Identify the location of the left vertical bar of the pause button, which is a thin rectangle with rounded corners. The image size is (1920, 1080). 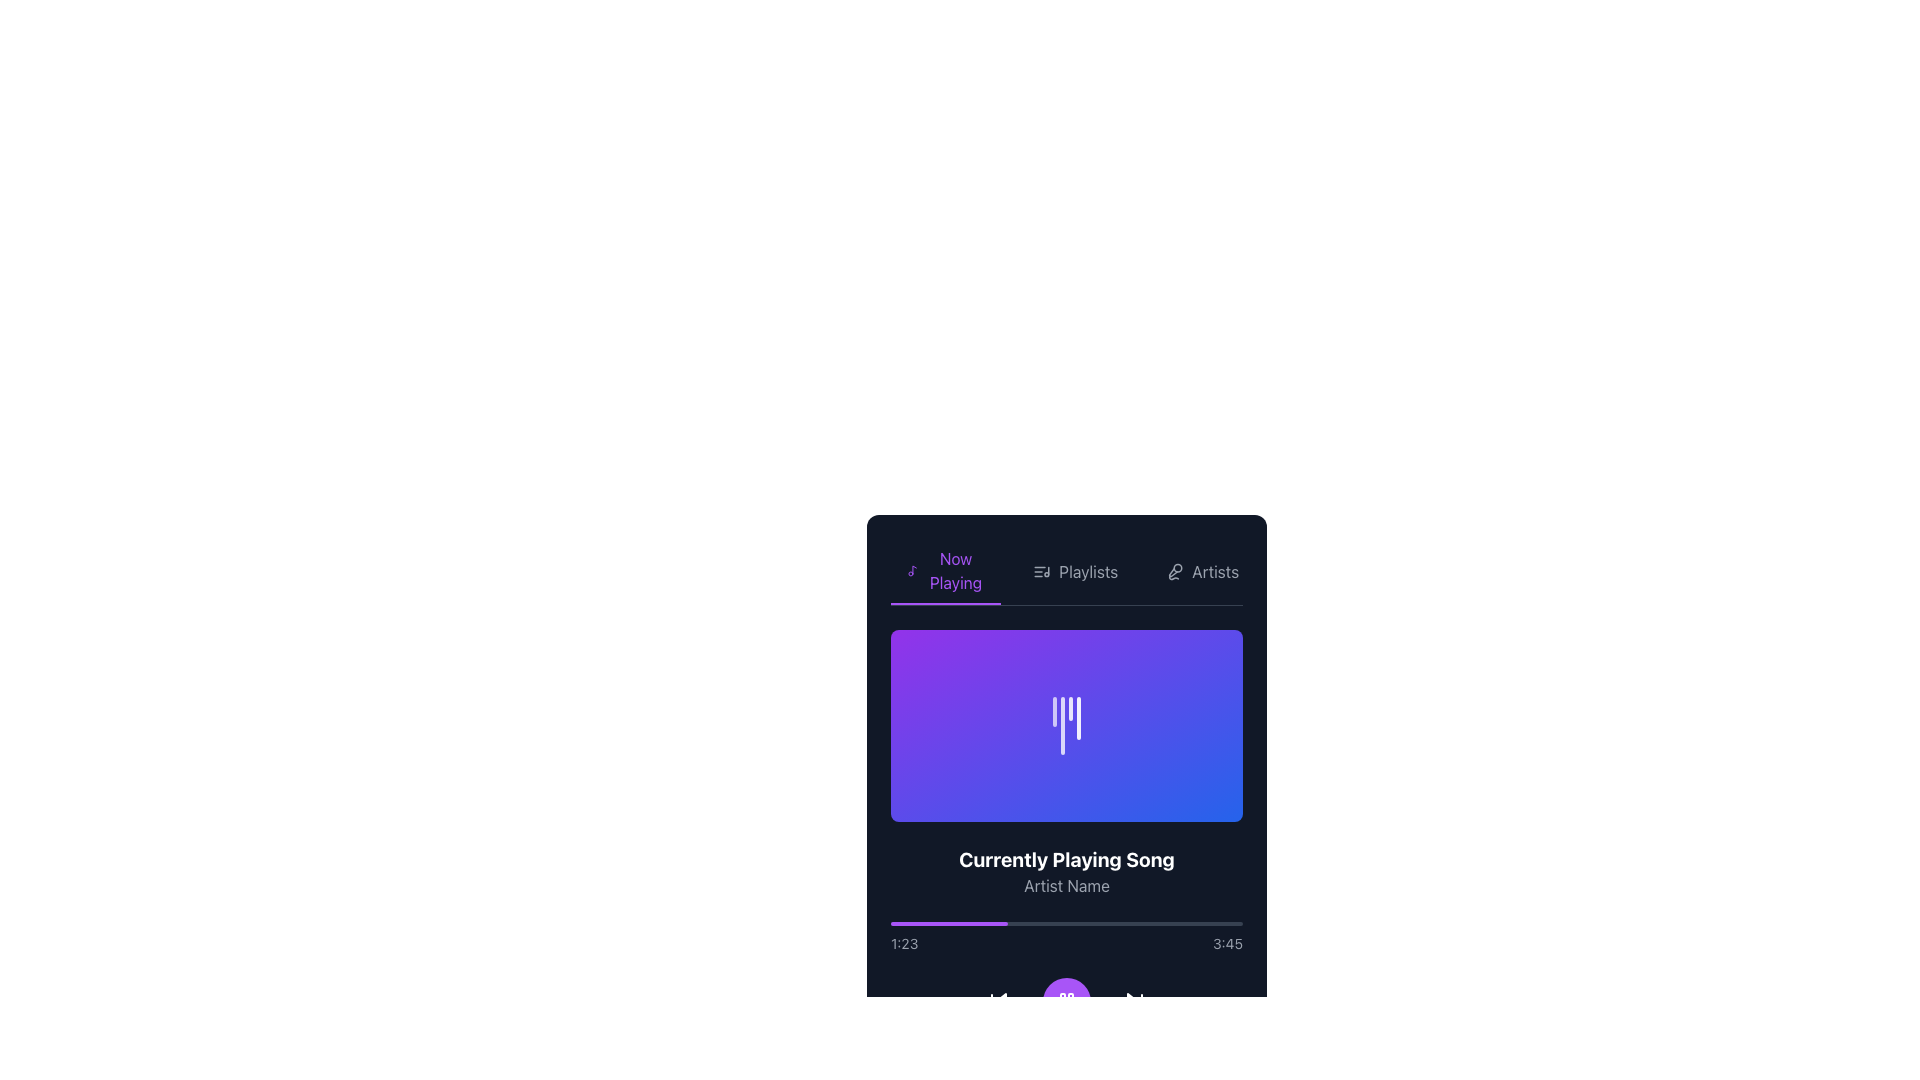
(1061, 1002).